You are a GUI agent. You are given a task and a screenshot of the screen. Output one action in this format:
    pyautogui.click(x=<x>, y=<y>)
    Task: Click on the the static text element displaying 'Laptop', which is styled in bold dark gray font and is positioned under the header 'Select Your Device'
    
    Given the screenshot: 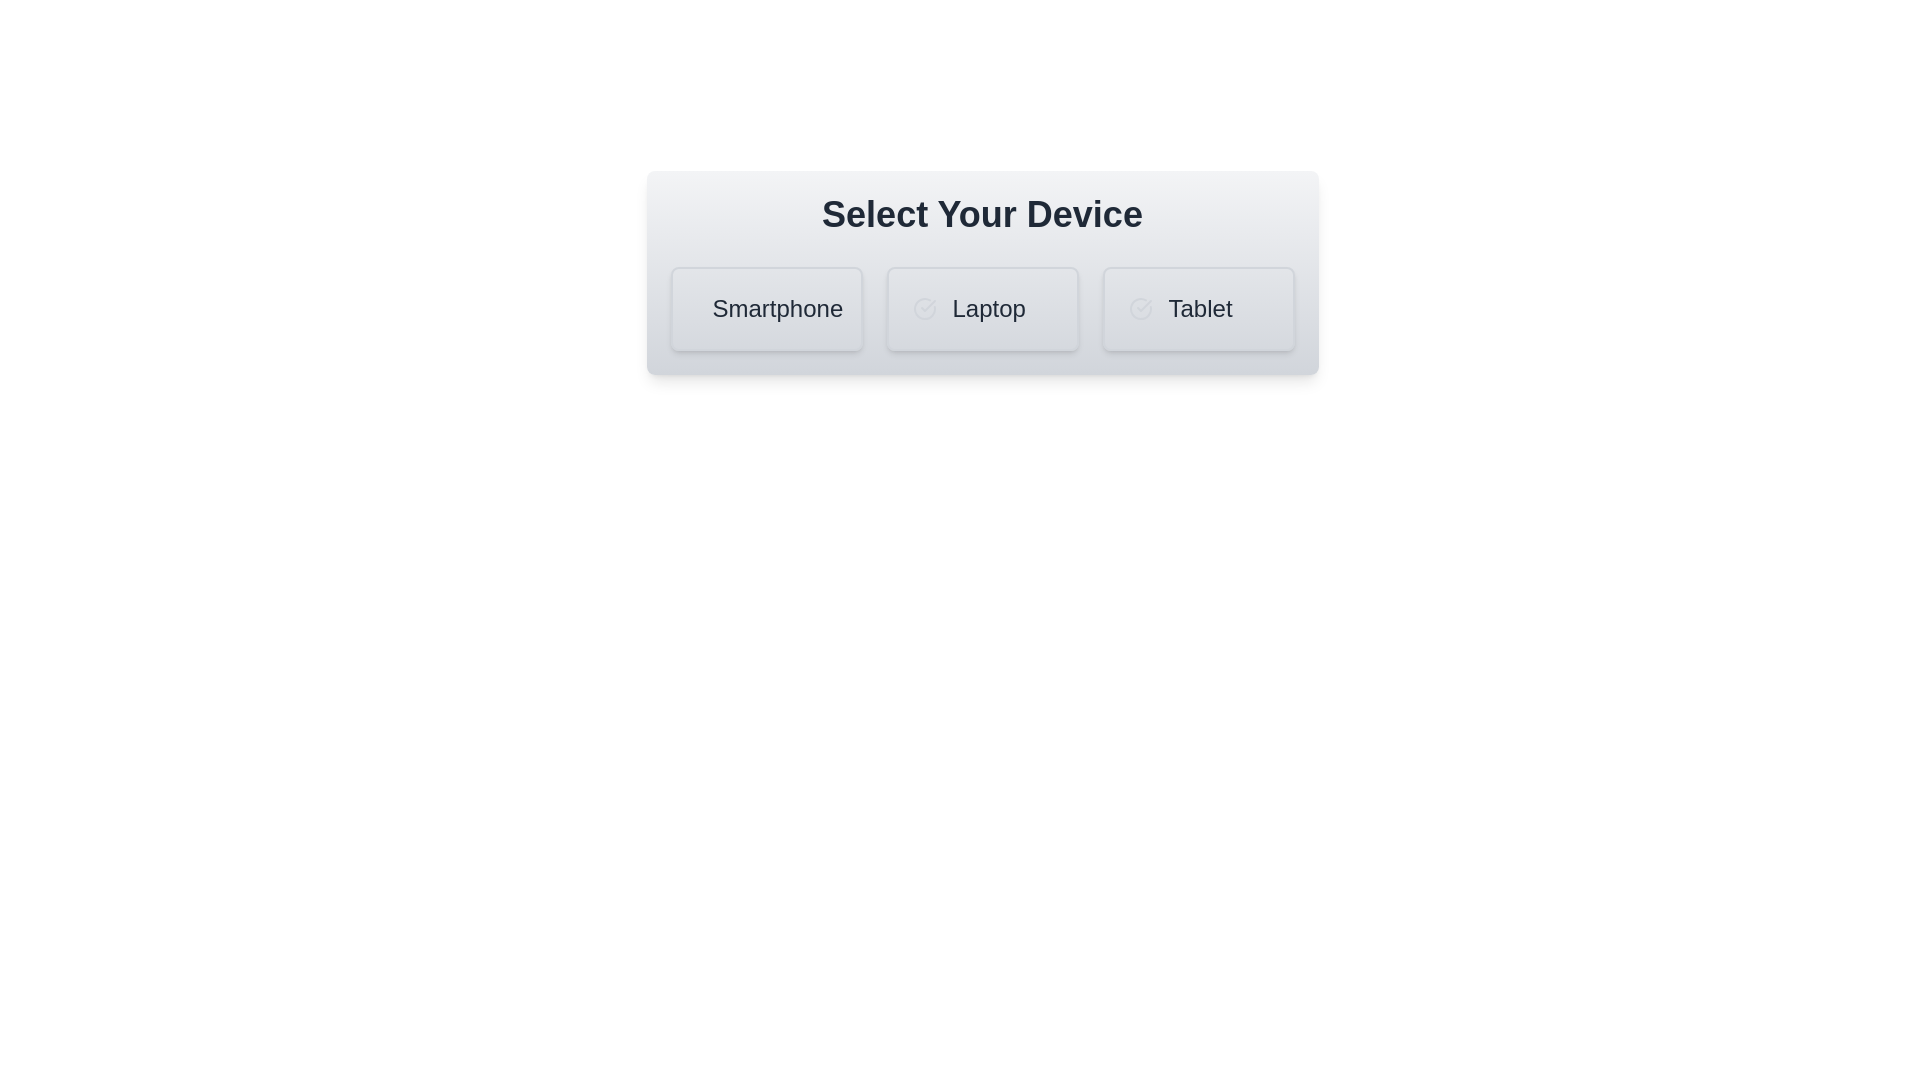 What is the action you would take?
    pyautogui.click(x=989, y=308)
    